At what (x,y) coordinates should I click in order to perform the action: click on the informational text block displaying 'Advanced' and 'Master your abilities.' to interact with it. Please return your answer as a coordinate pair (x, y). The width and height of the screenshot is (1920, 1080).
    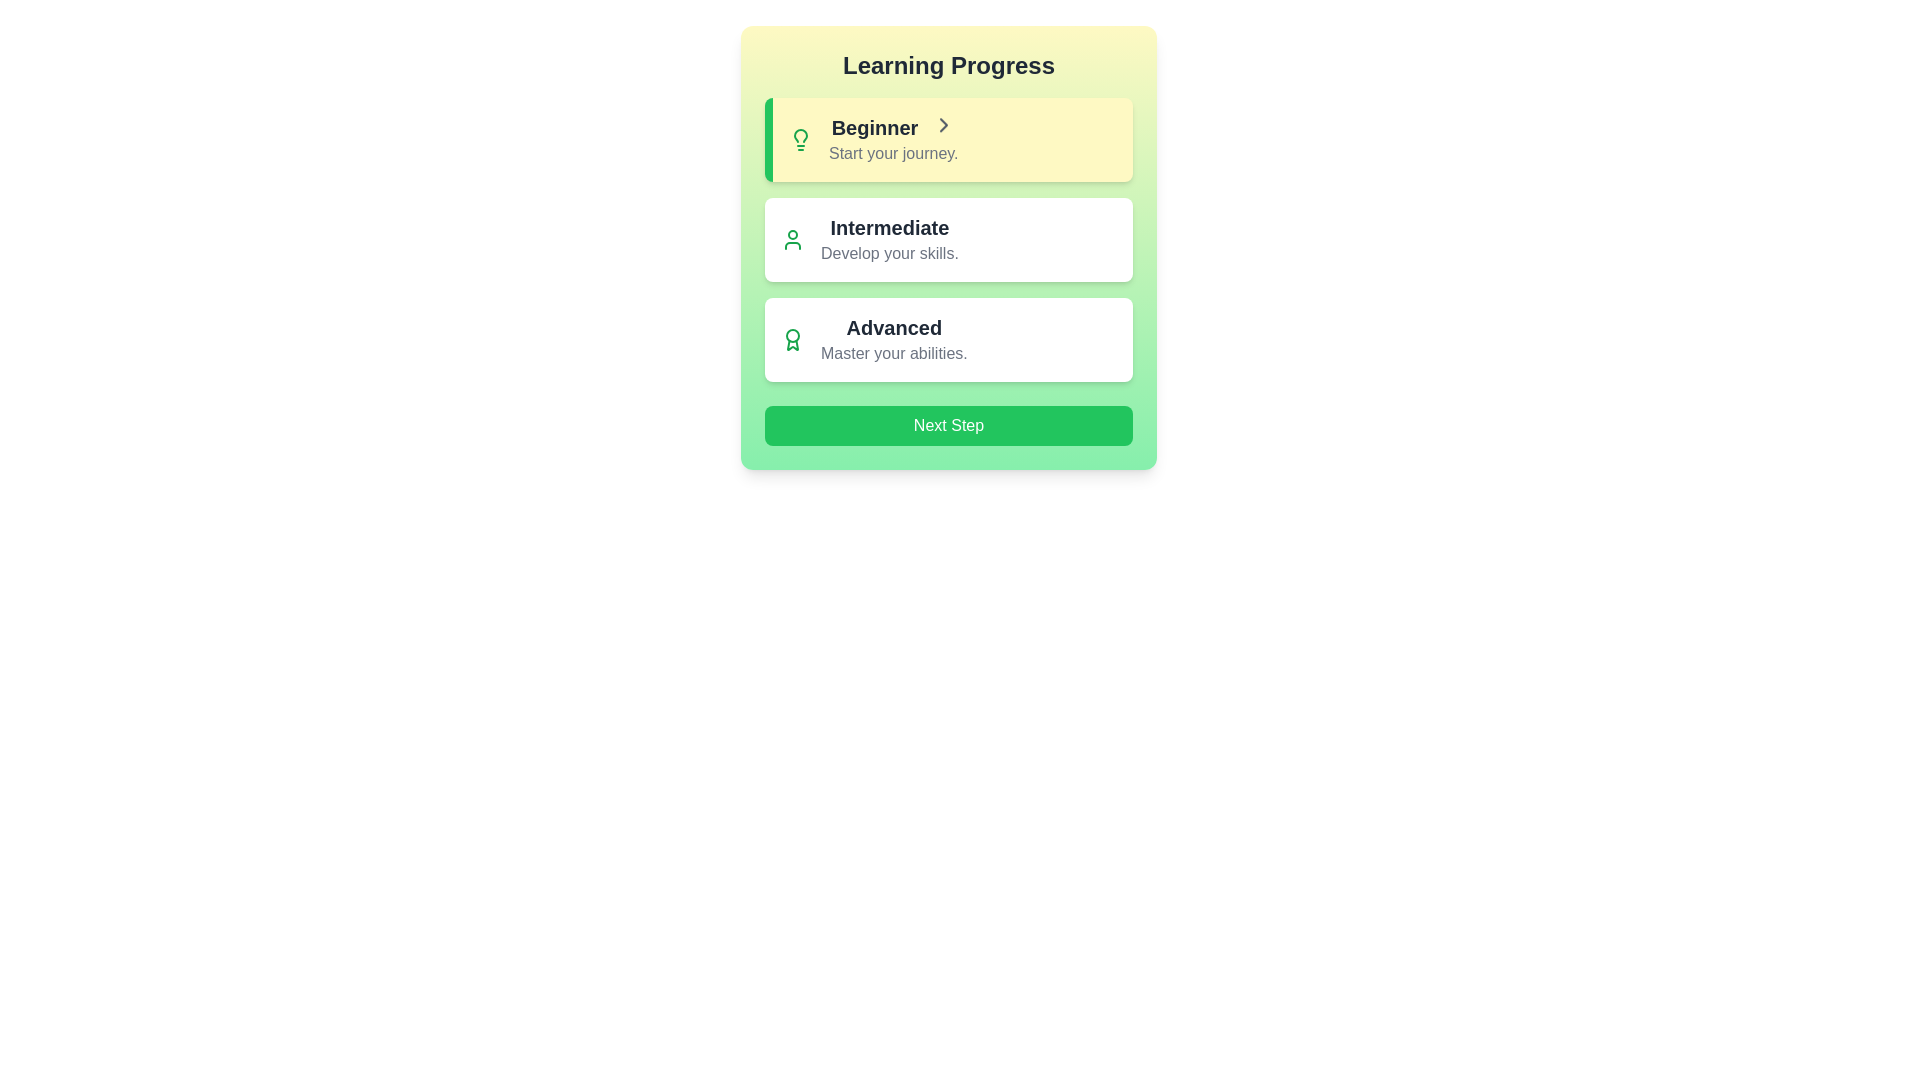
    Looking at the image, I should click on (893, 338).